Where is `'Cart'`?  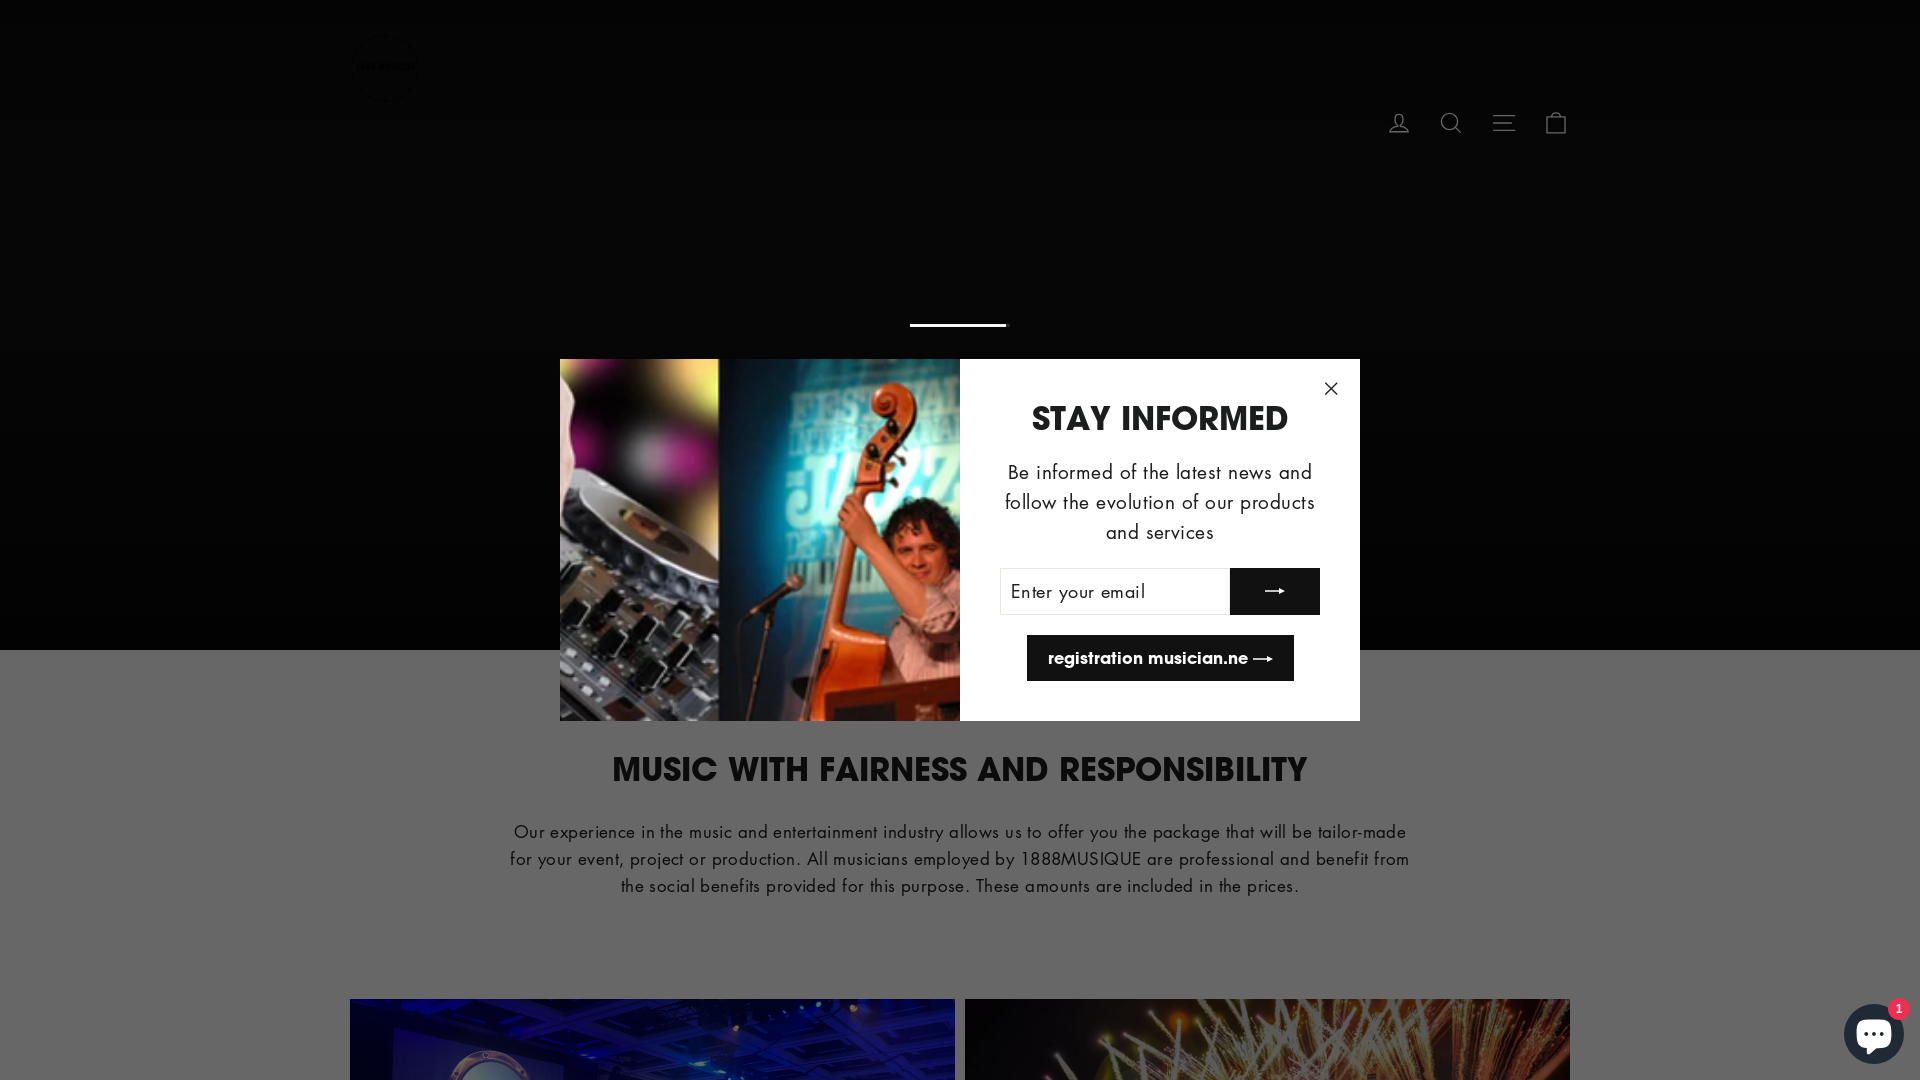
'Cart' is located at coordinates (1554, 120).